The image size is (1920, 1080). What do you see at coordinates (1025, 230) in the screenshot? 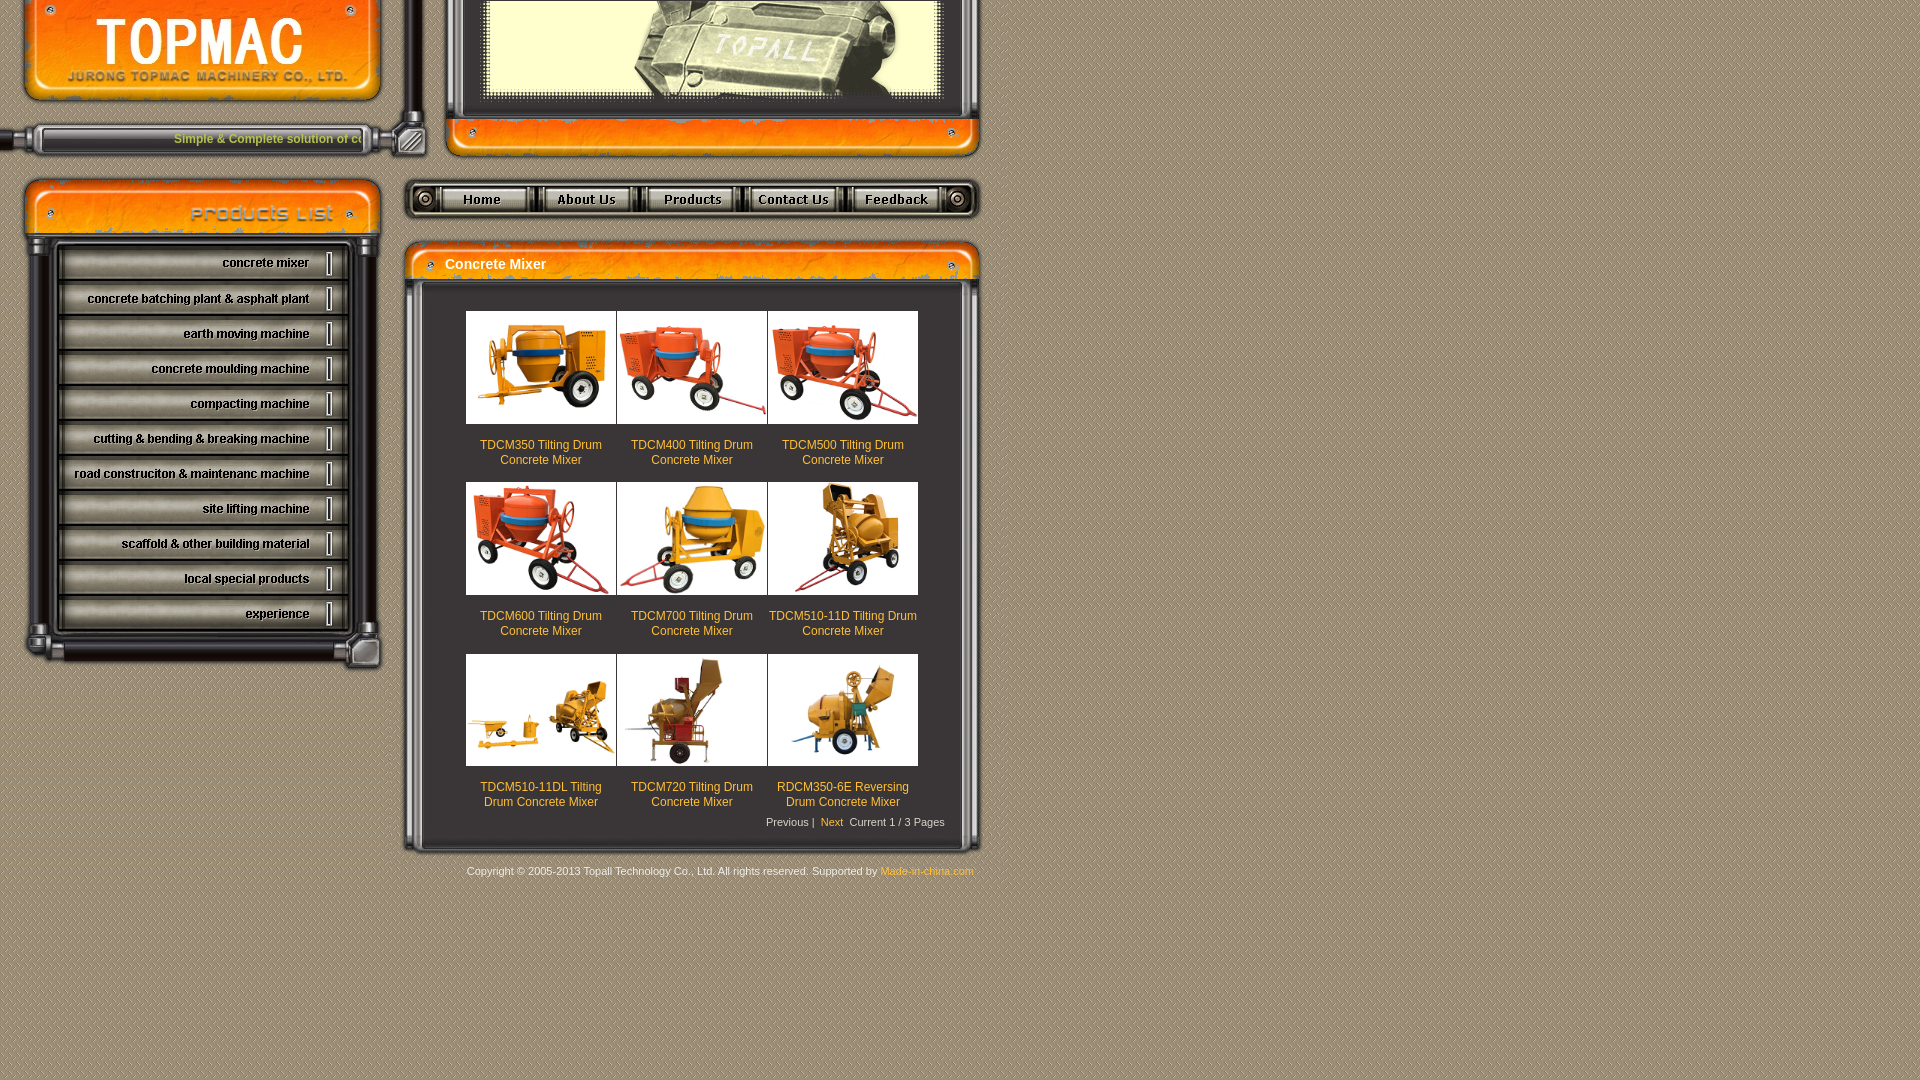
I see `'cheap ralph lauren polo shirts'` at bounding box center [1025, 230].